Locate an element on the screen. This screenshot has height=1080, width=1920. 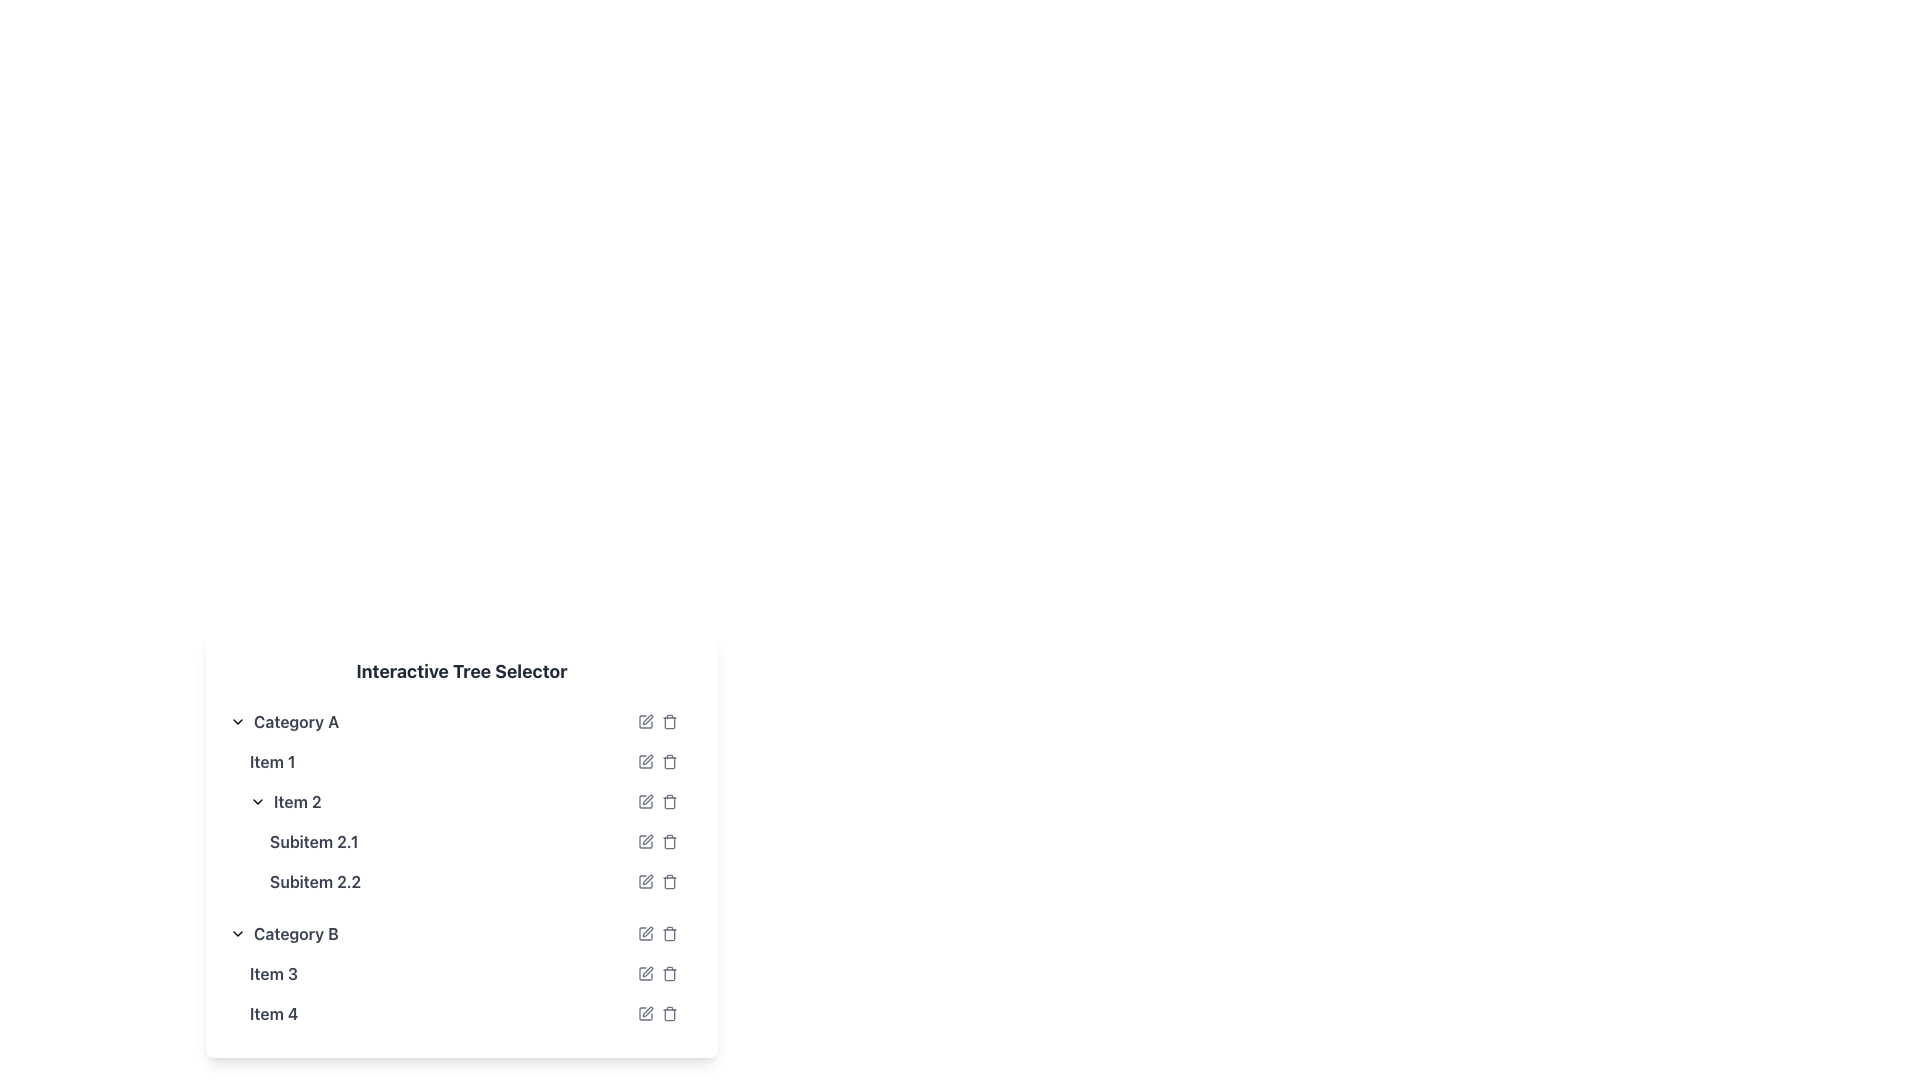
the edit icon located to the right of 'Category A' to initiate the edit functionality for that category is located at coordinates (648, 720).